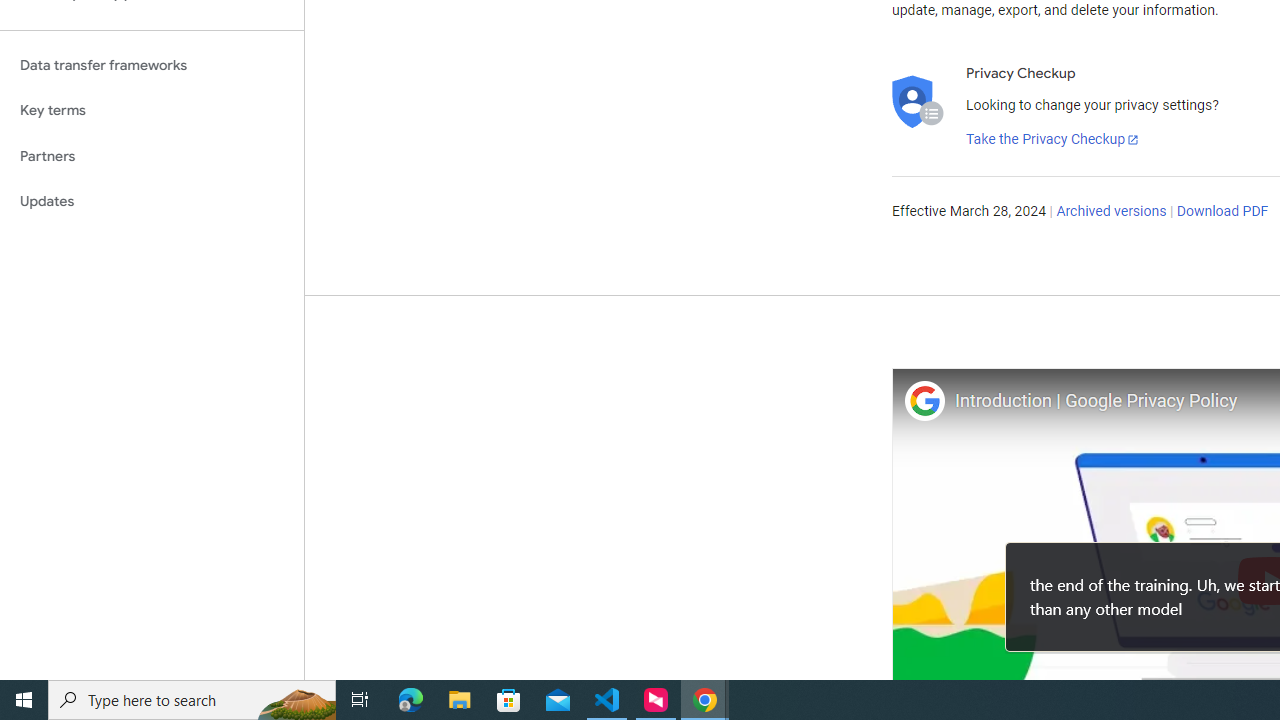 The image size is (1280, 720). Describe the element at coordinates (151, 110) in the screenshot. I see `'Key terms'` at that location.